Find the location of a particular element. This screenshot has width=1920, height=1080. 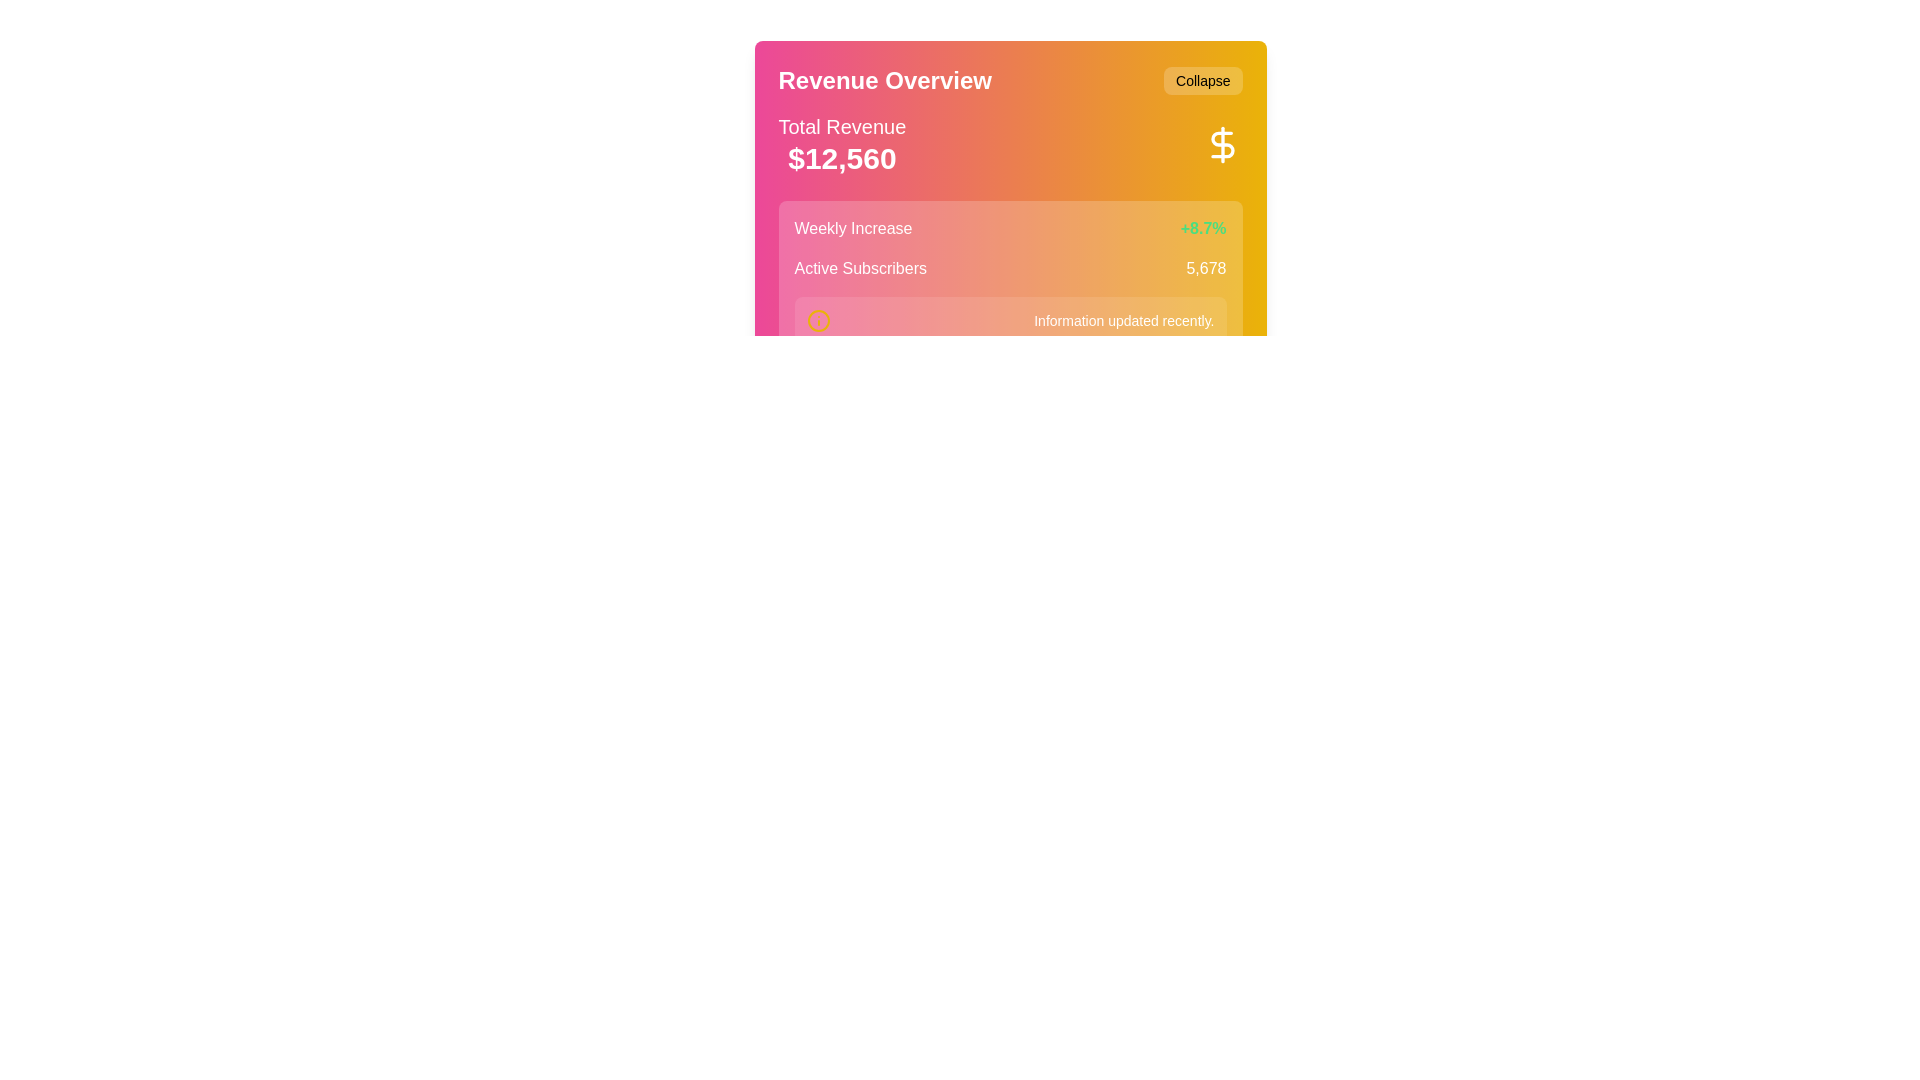

the circular information icon with a yellow stroke outline located at the leftmost side of the rectangular box containing the text 'Information updated recently.' is located at coordinates (818, 319).